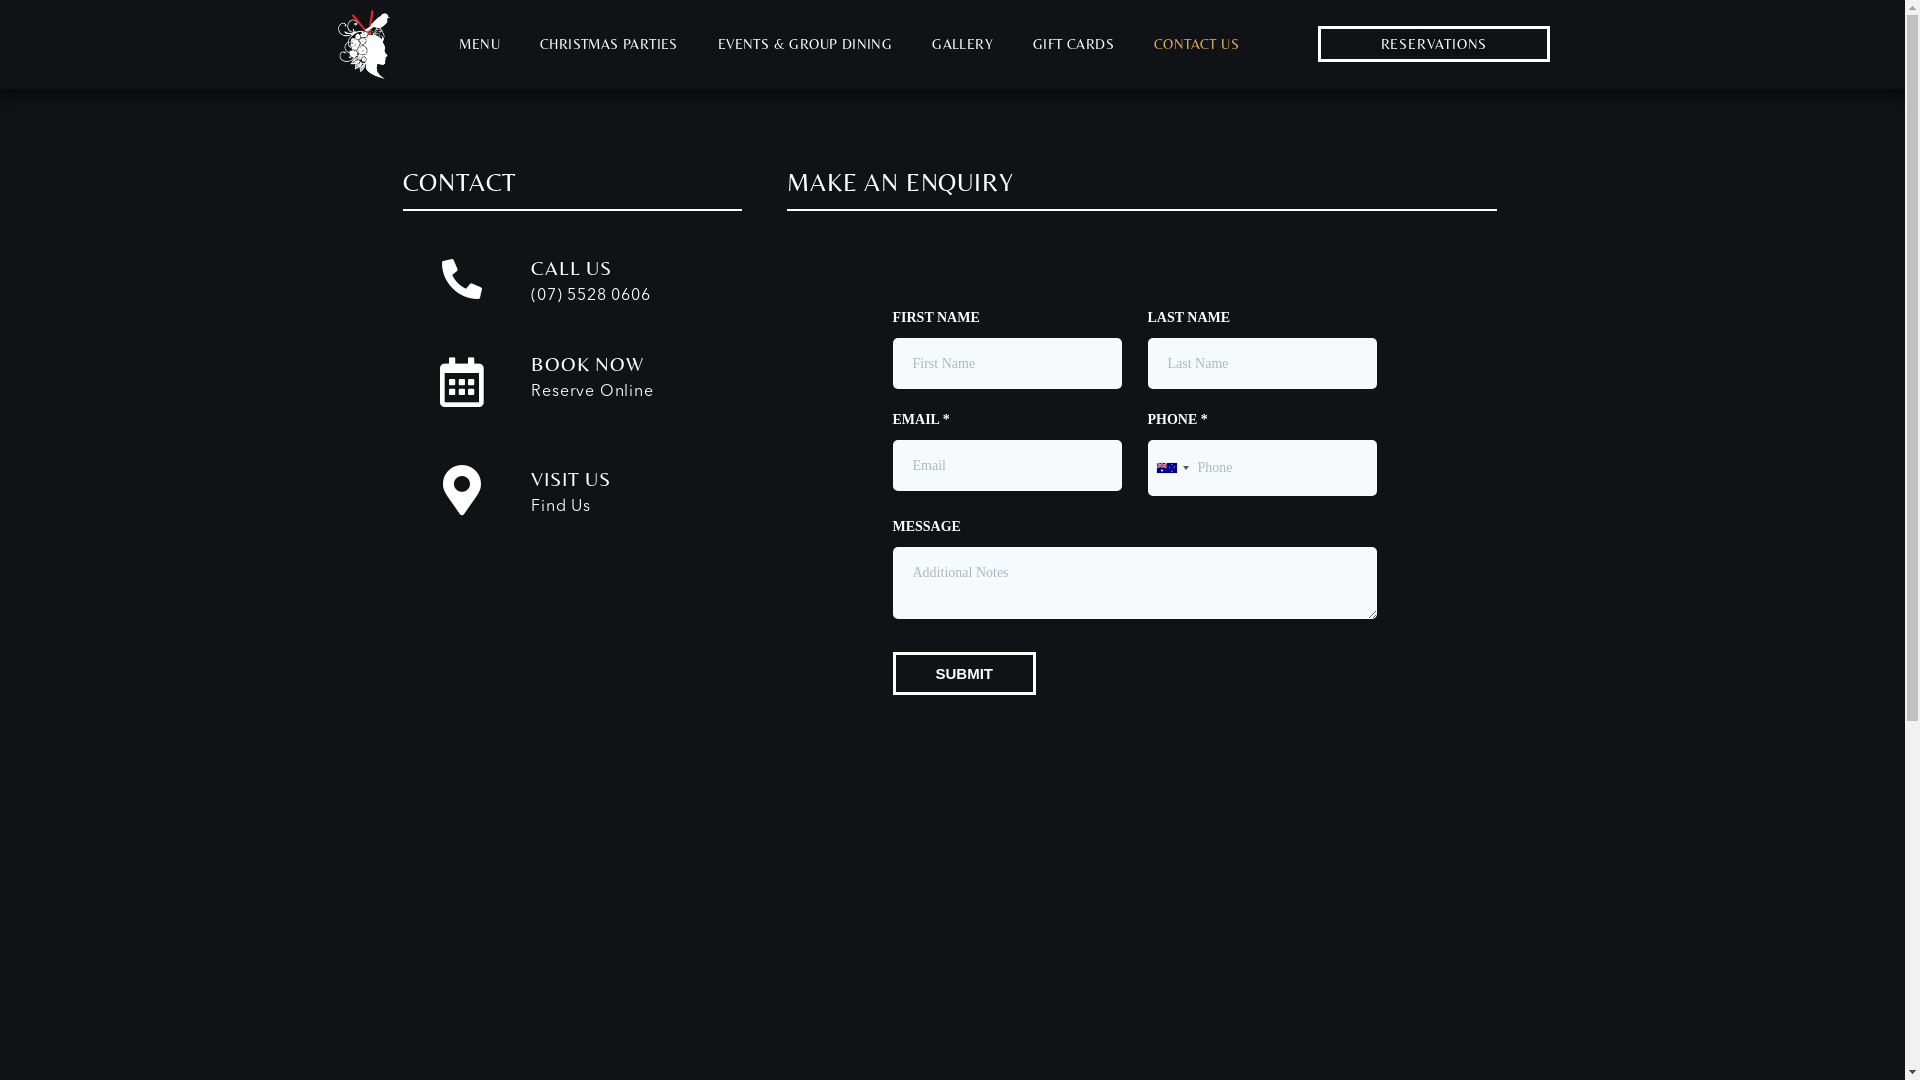 The image size is (1920, 1080). Describe the element at coordinates (1196, 43) in the screenshot. I see `'CONTACT US'` at that location.